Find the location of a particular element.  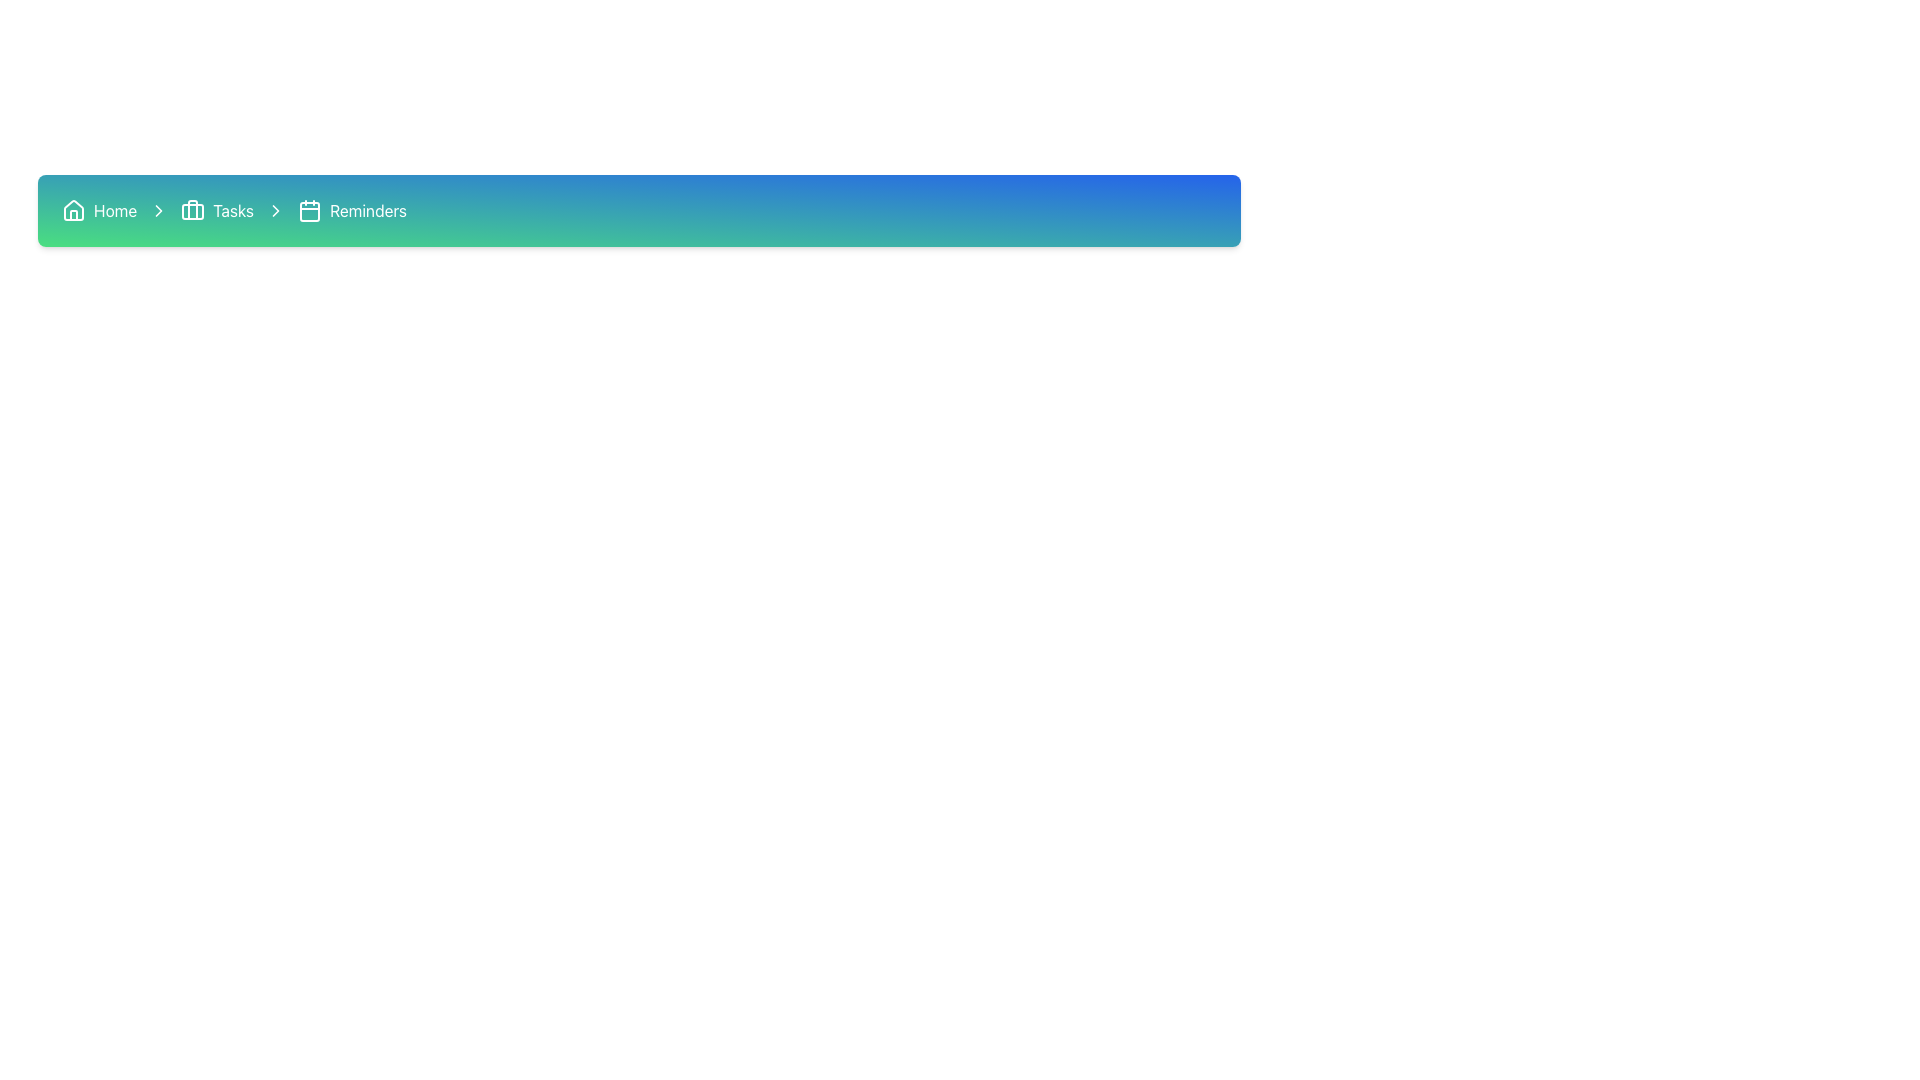

the Chevron icon located on the navigation bar between the 'Tasks' and 'Reminders' sections, which indicates navigation and relationship between these items is located at coordinates (158, 211).